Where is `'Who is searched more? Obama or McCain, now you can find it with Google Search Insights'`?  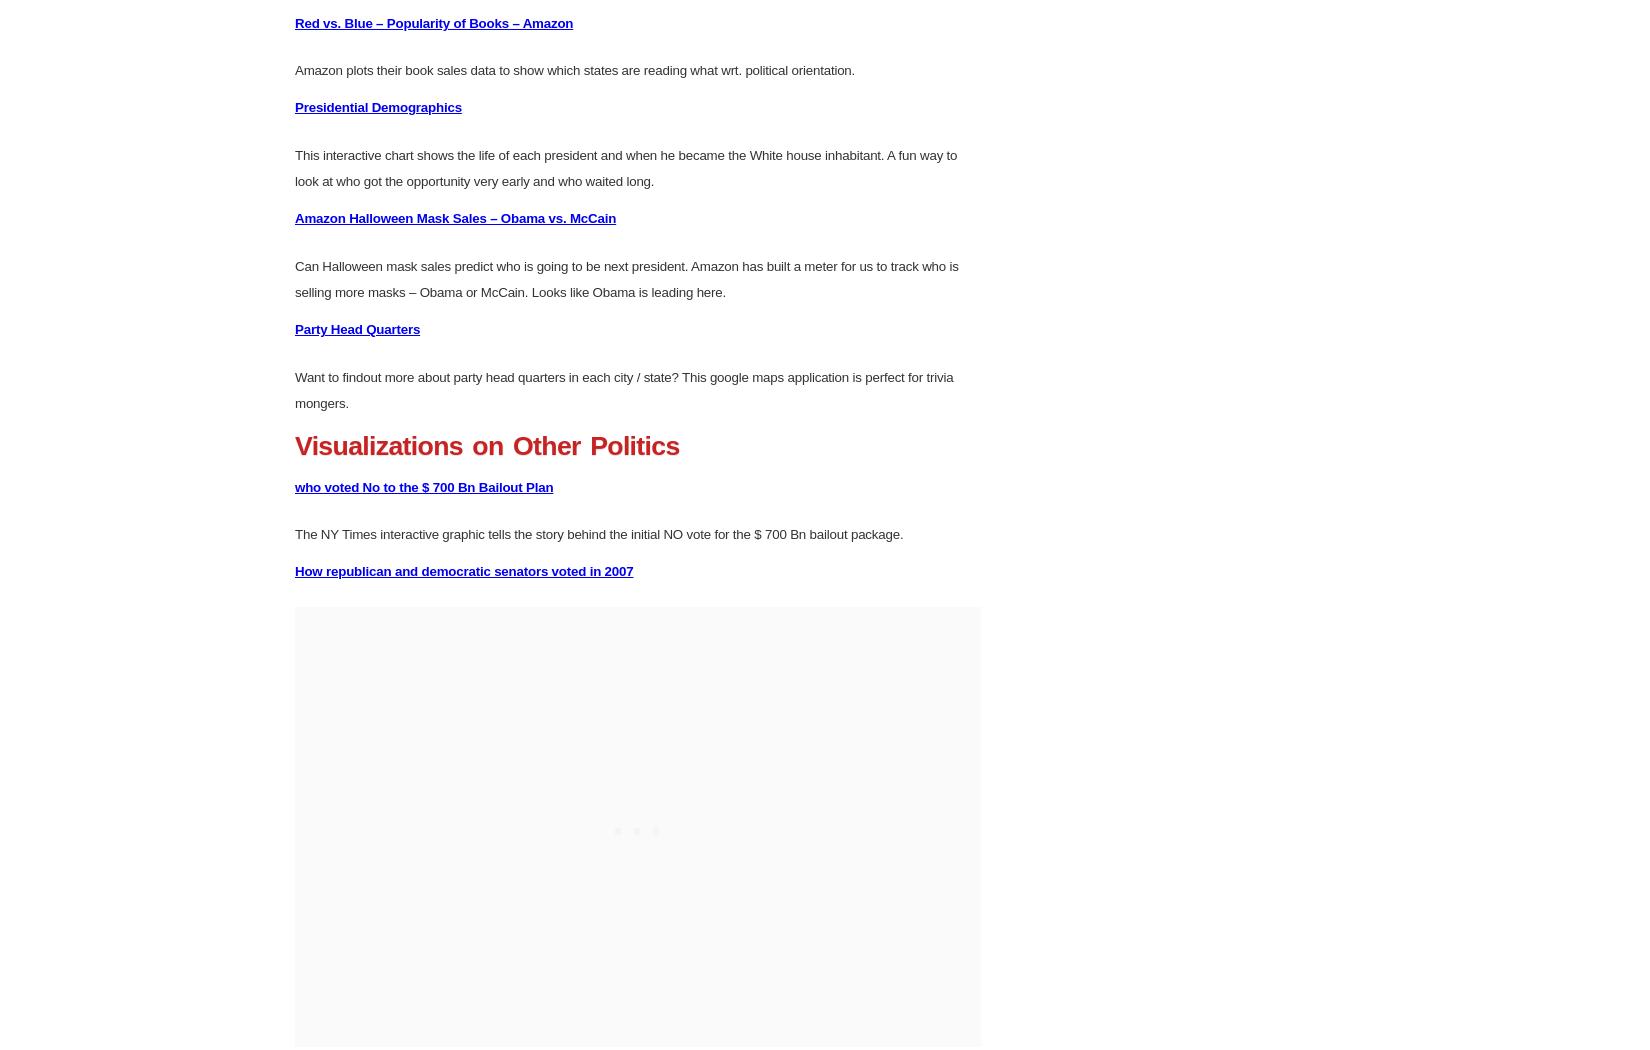 'Who is searched more? Obama or McCain, now you can find it with Google Search Insights' is located at coordinates (555, 208).